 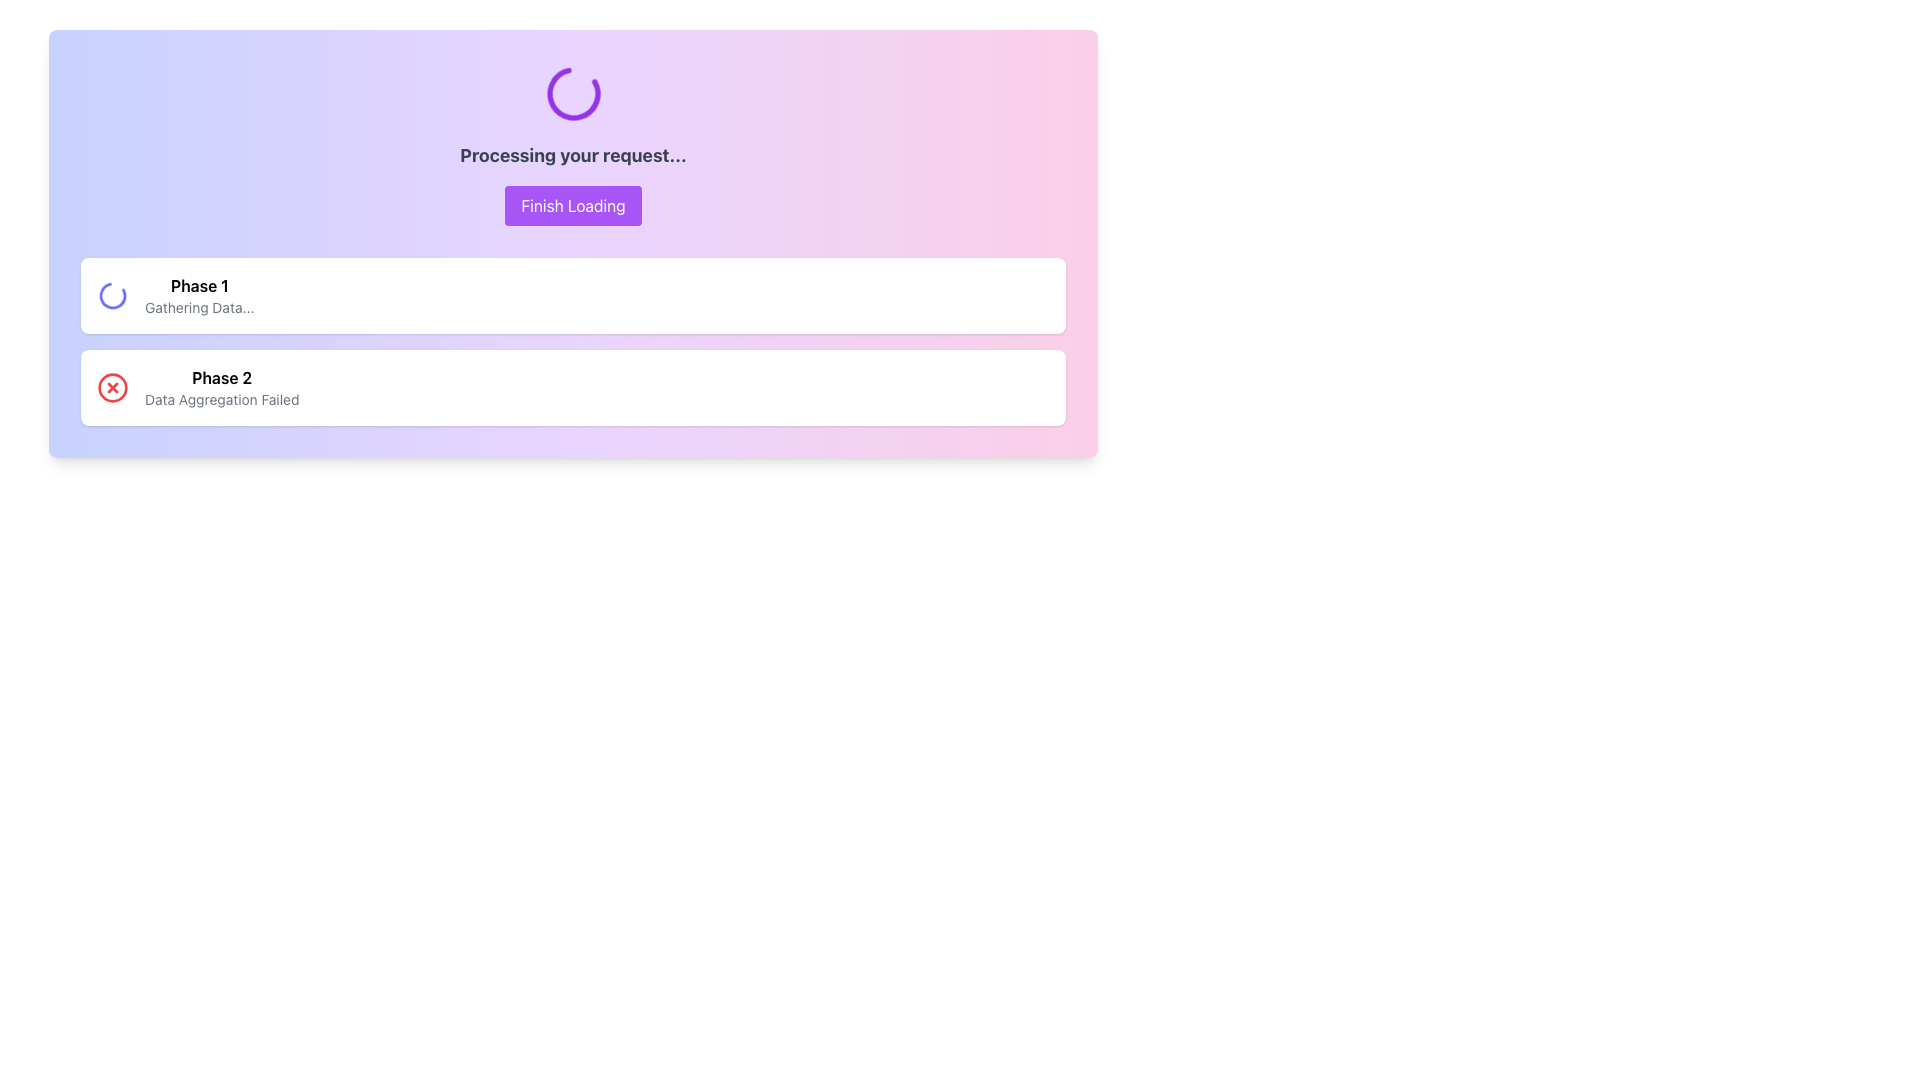 I want to click on the Loading indicator (animated spinner) located at the top-left corner of the 'Phase 1' section, below the 'Processing your request' header, so click(x=112, y=296).